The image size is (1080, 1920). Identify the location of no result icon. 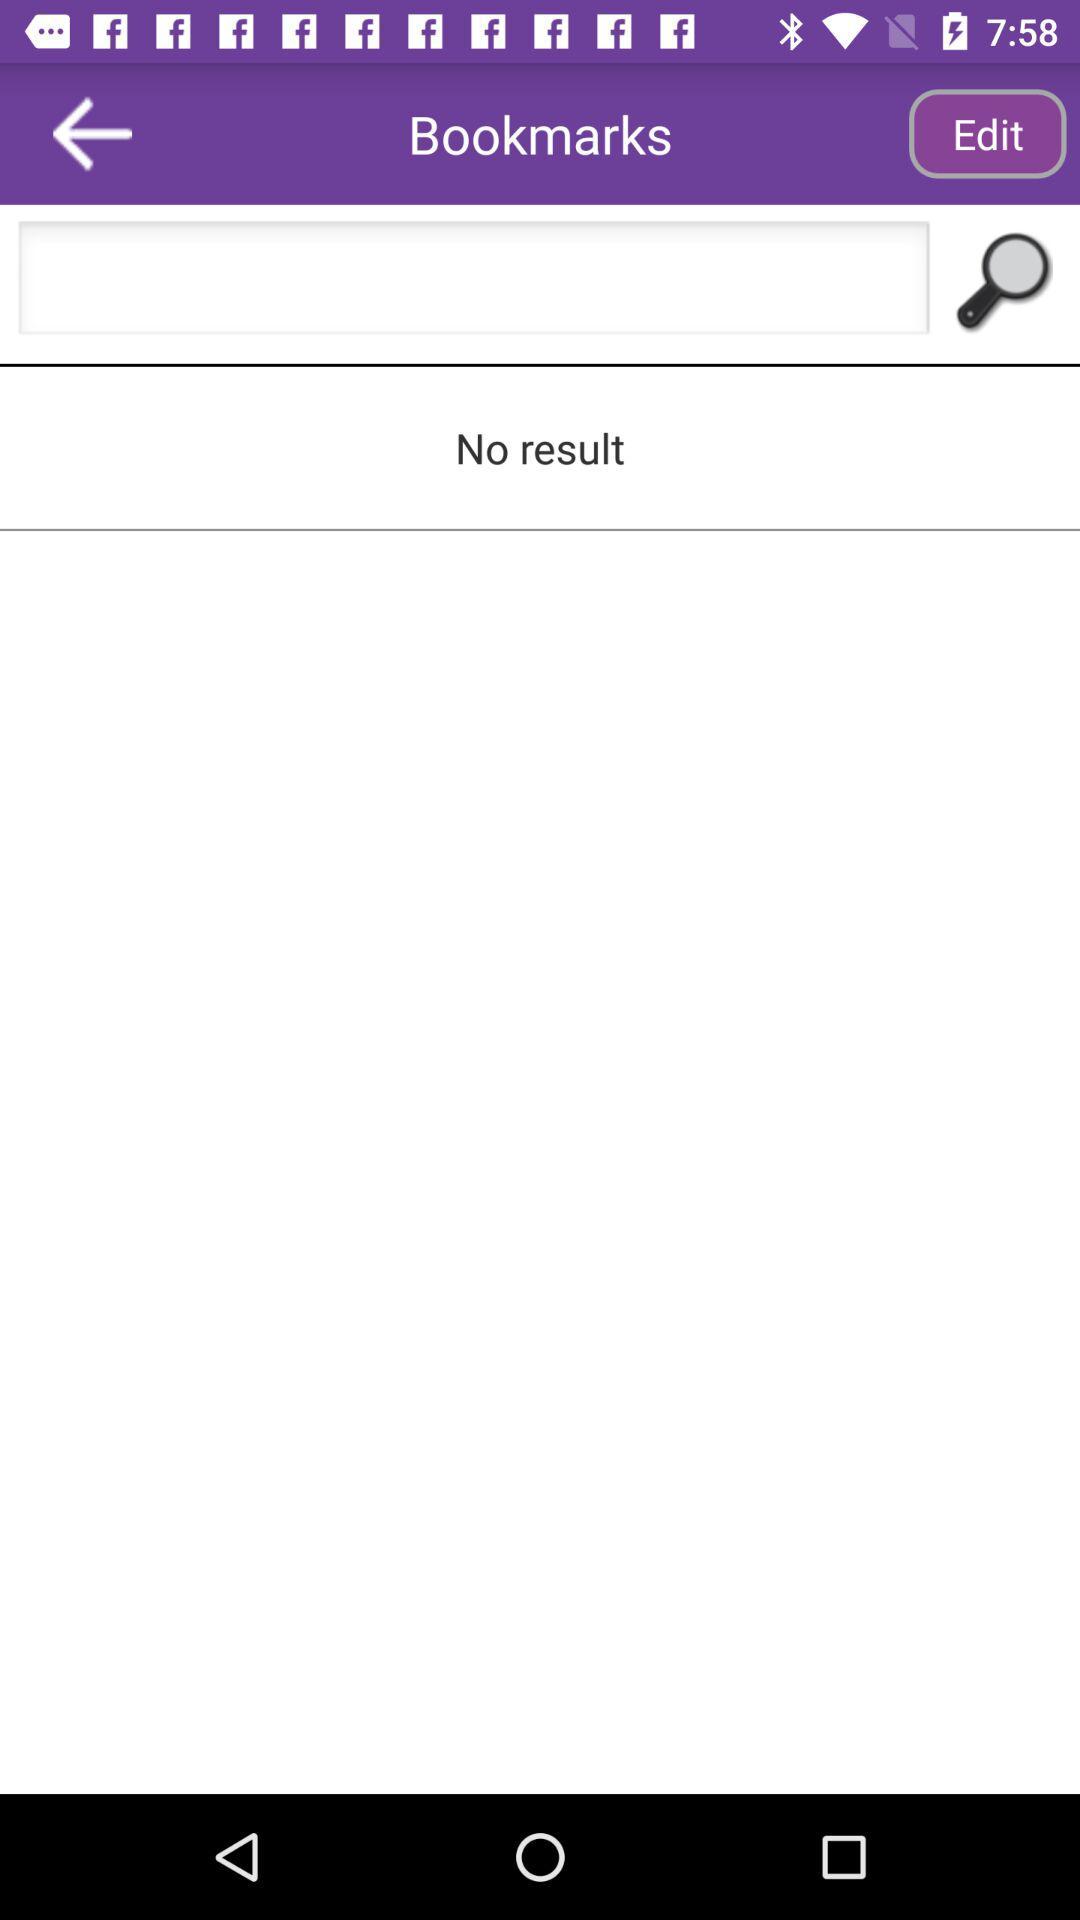
(540, 446).